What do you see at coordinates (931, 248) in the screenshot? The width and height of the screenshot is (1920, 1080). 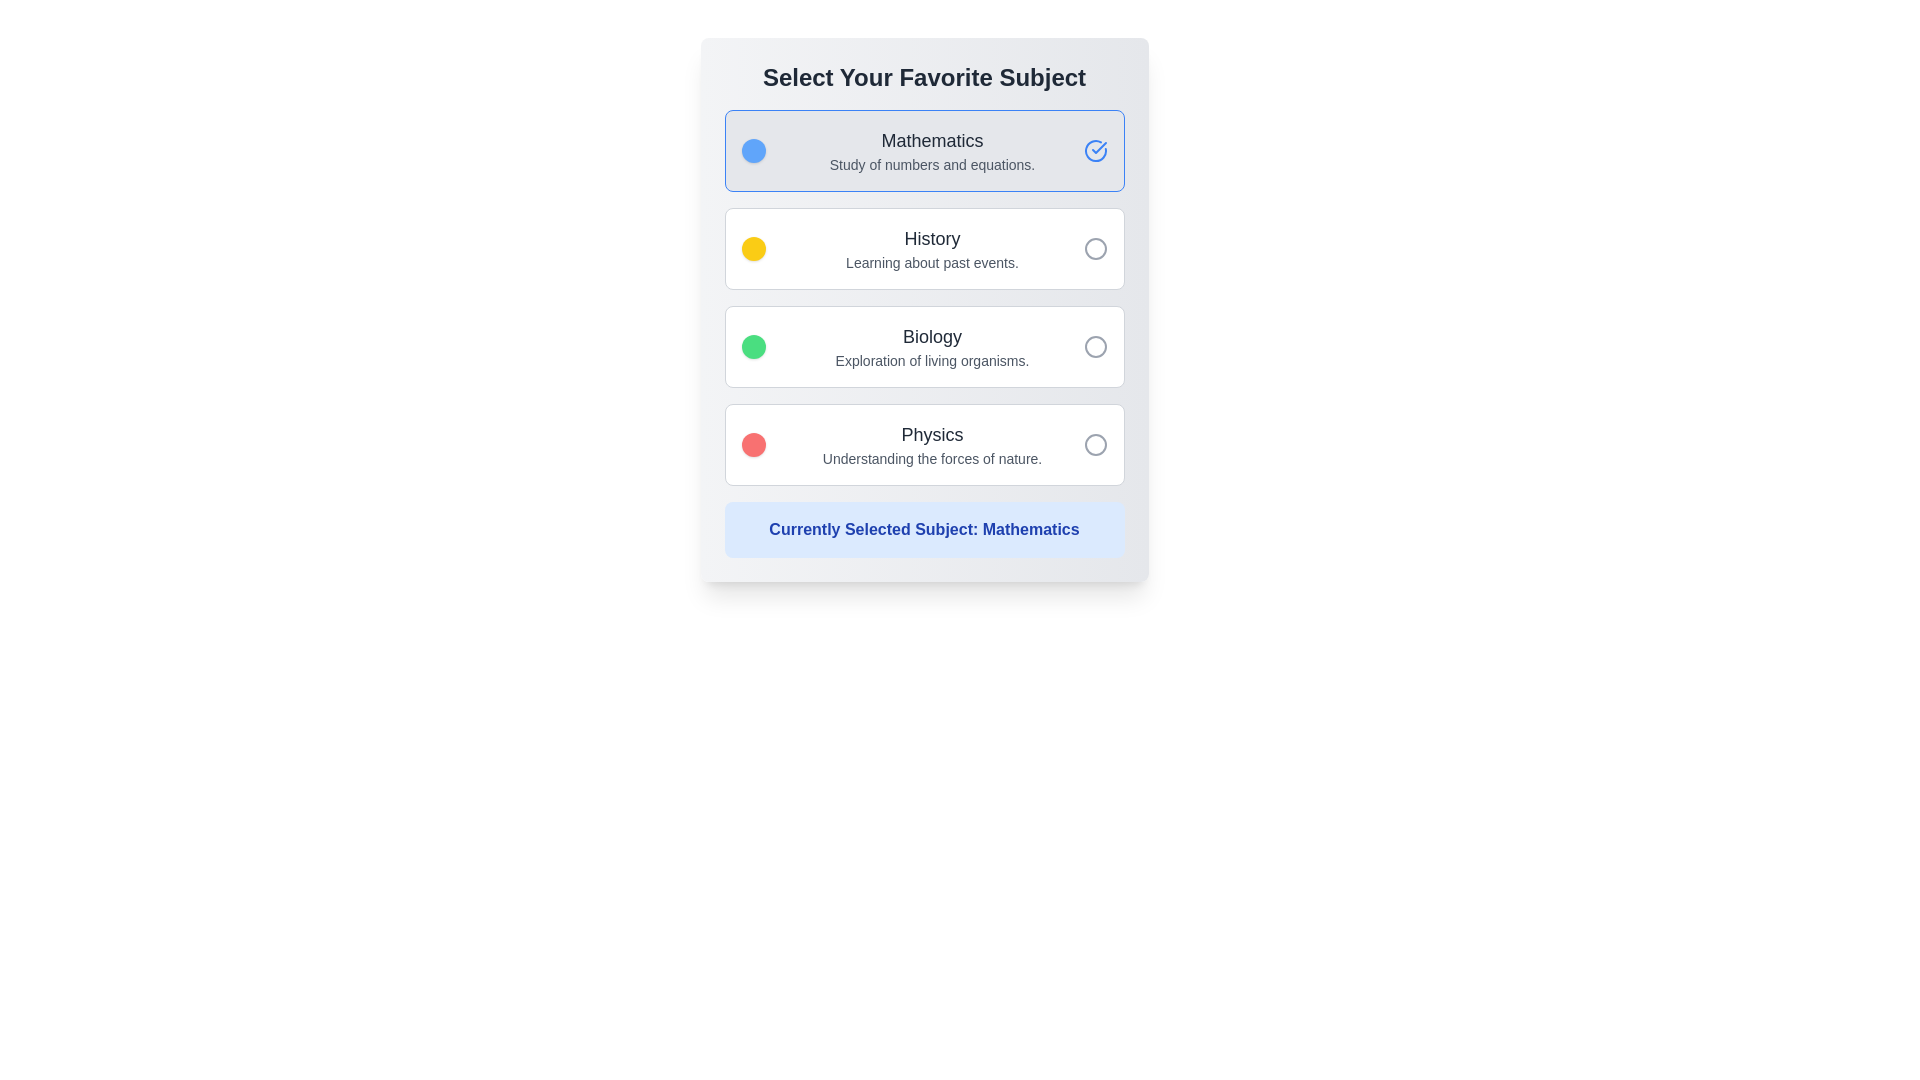 I see `the 'History' option in the selection menu, which is the second item in the list between 'Mathematics' and 'Biology', indicated by a yellow circular icon on the left and a radio button on the right` at bounding box center [931, 248].